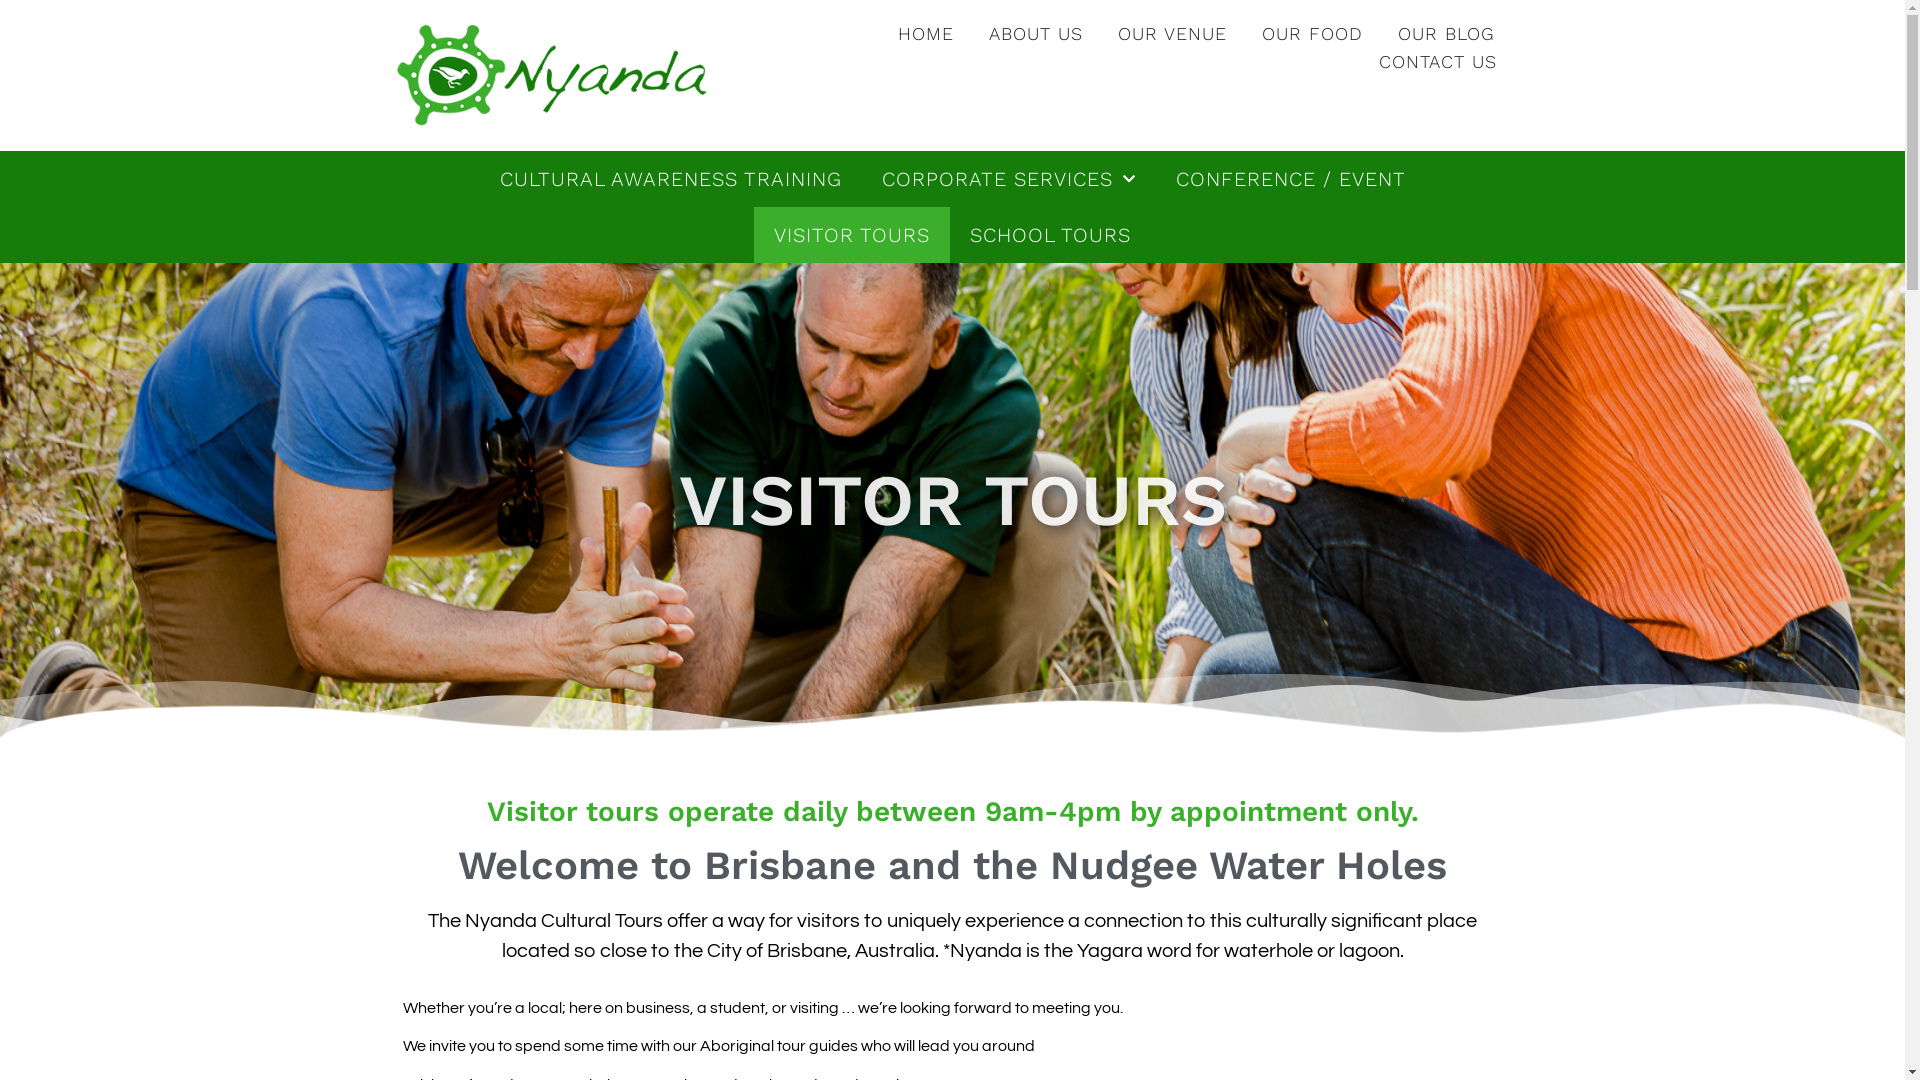 This screenshot has height=1080, width=1920. Describe the element at coordinates (1381, 34) in the screenshot. I see `'OUR BLOG'` at that location.